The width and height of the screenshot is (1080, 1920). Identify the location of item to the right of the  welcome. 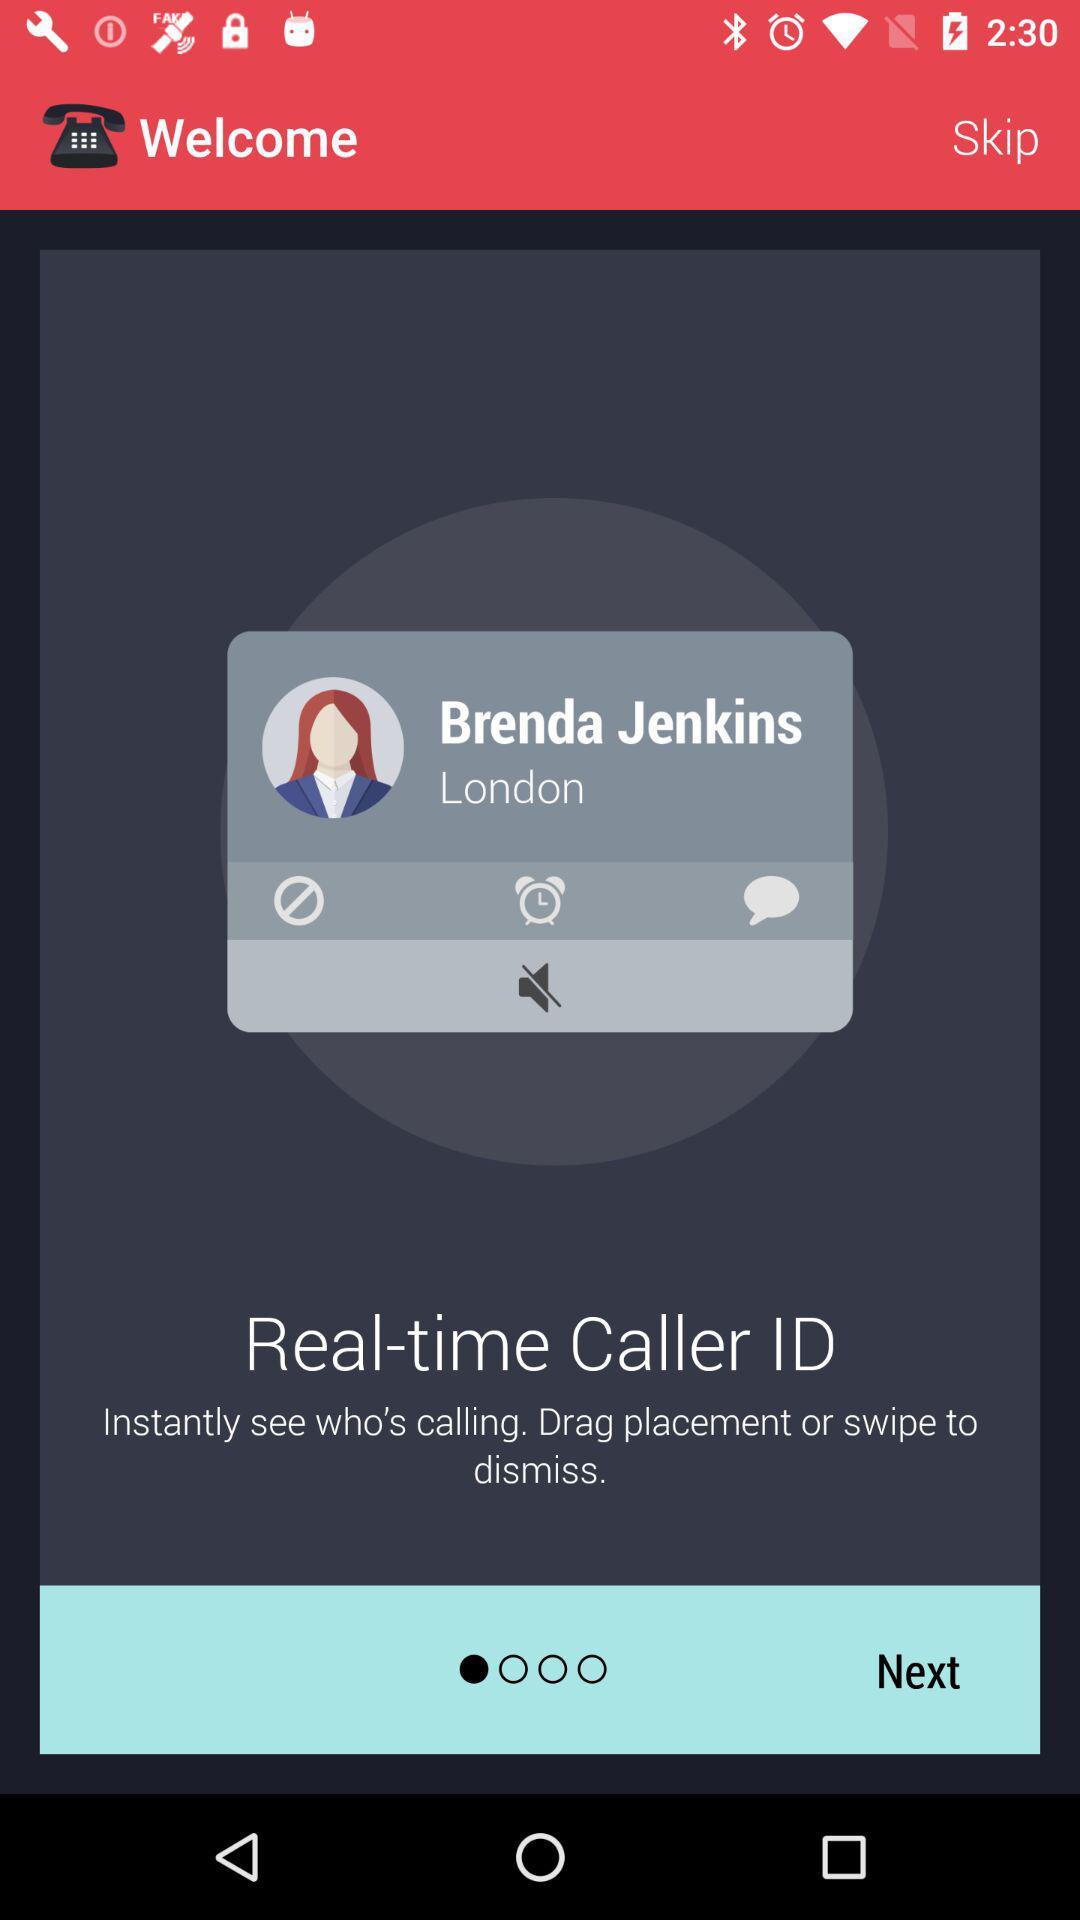
(995, 135).